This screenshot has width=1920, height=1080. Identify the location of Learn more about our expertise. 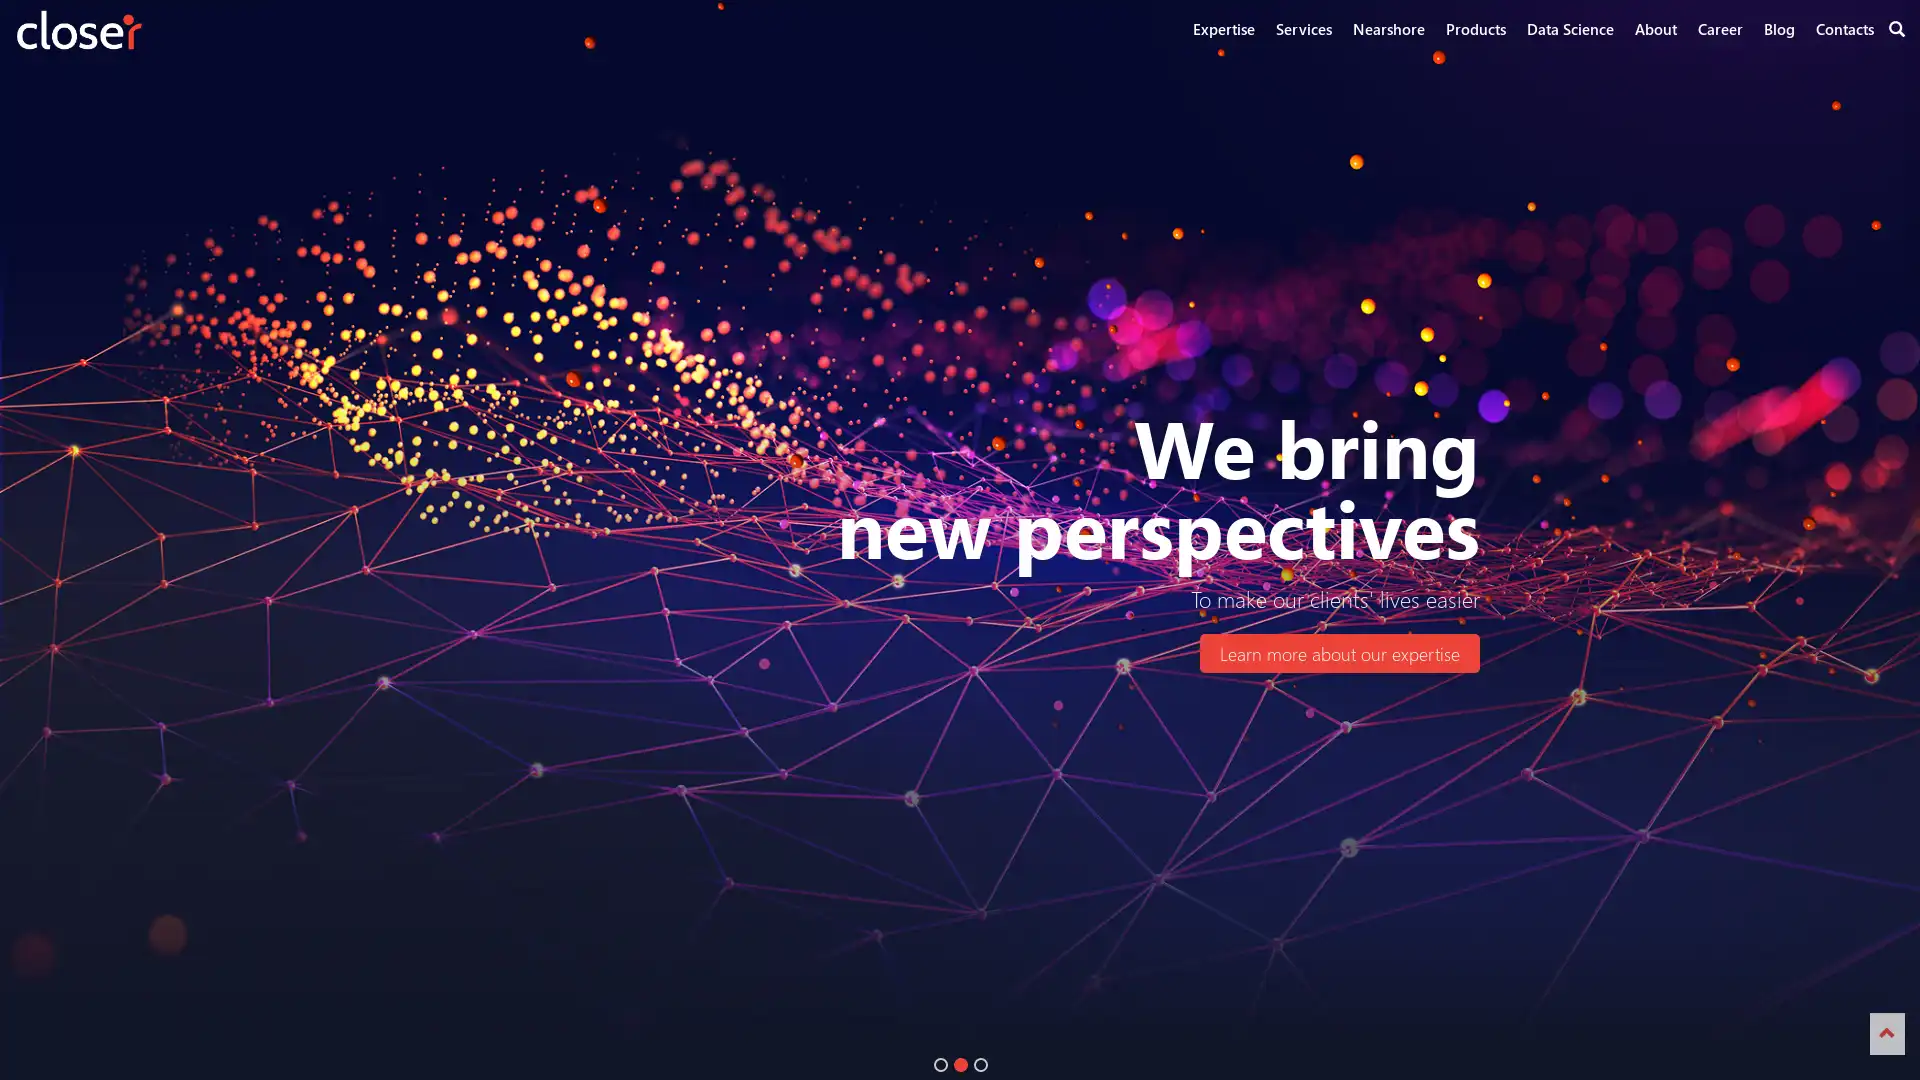
(1339, 653).